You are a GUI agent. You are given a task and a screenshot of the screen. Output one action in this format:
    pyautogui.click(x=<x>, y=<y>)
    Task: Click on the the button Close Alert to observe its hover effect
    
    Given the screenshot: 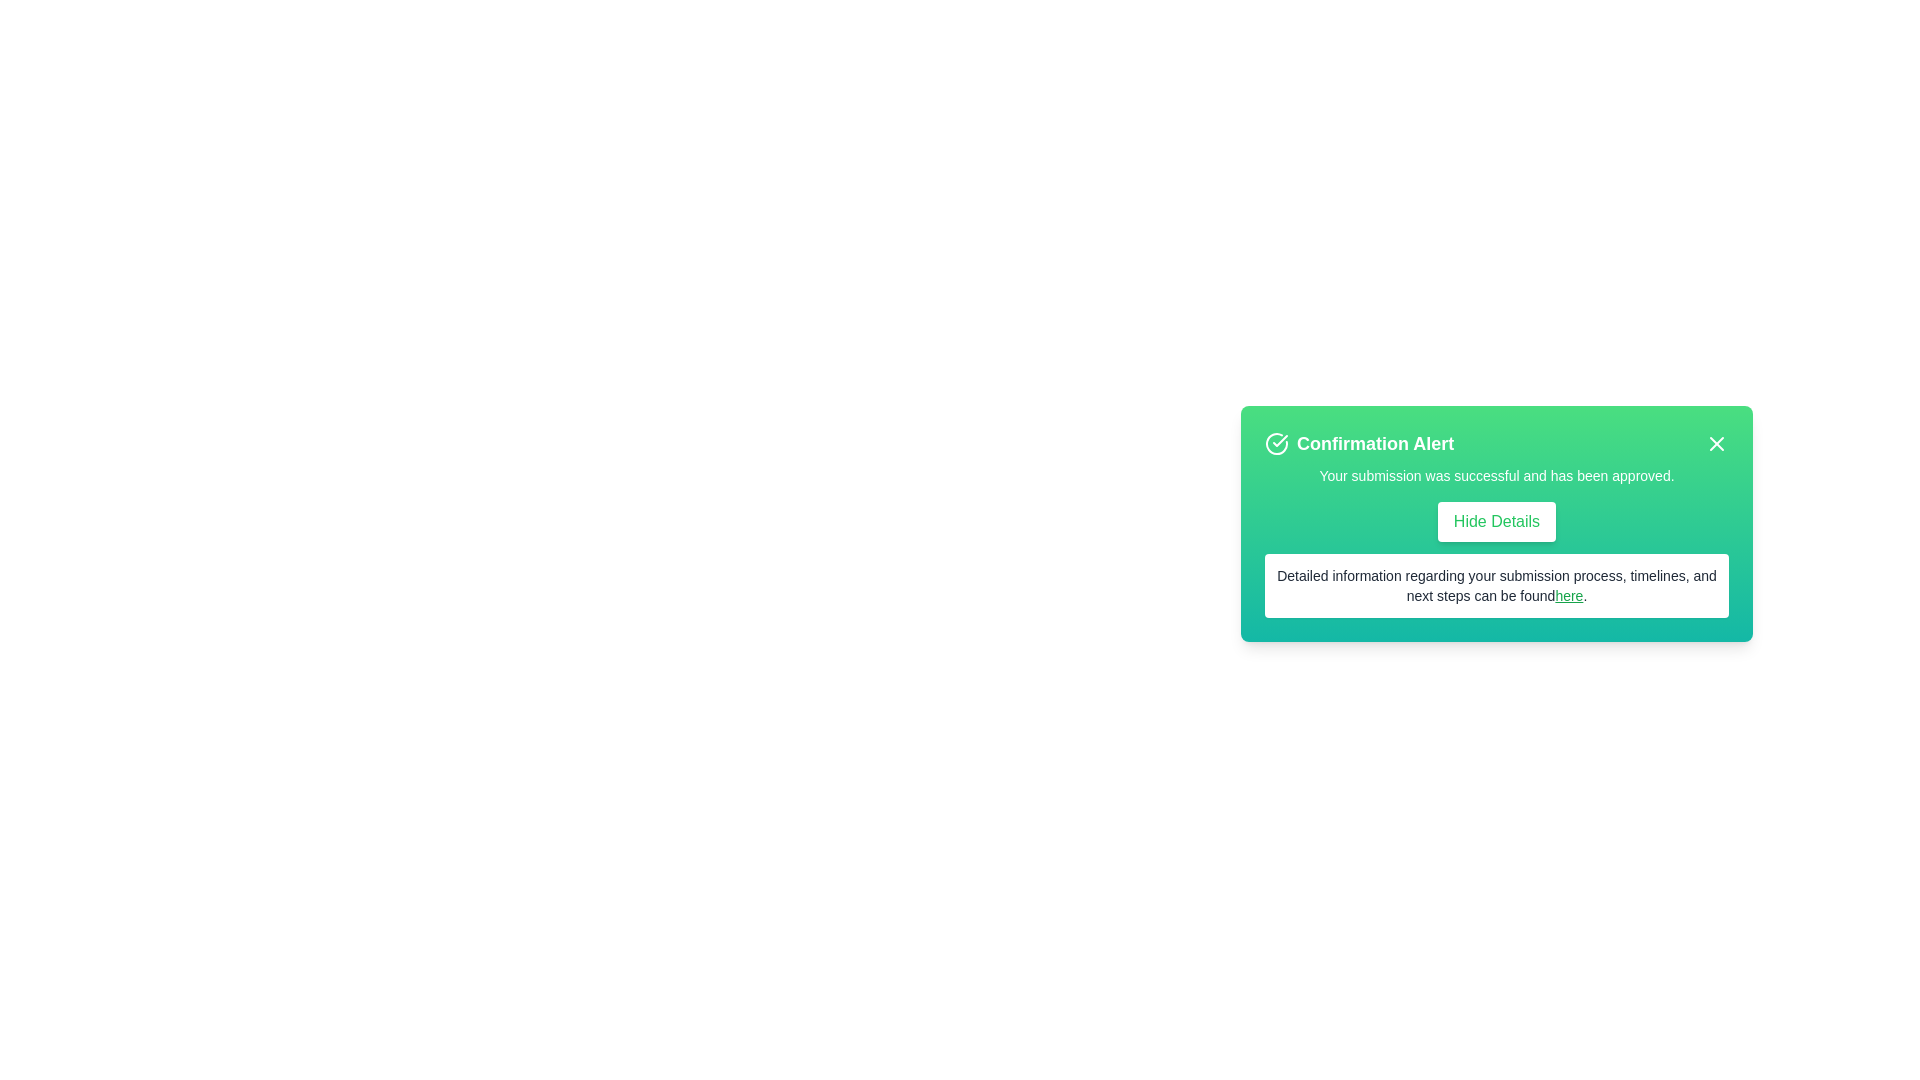 What is the action you would take?
    pyautogui.click(x=1716, y=442)
    